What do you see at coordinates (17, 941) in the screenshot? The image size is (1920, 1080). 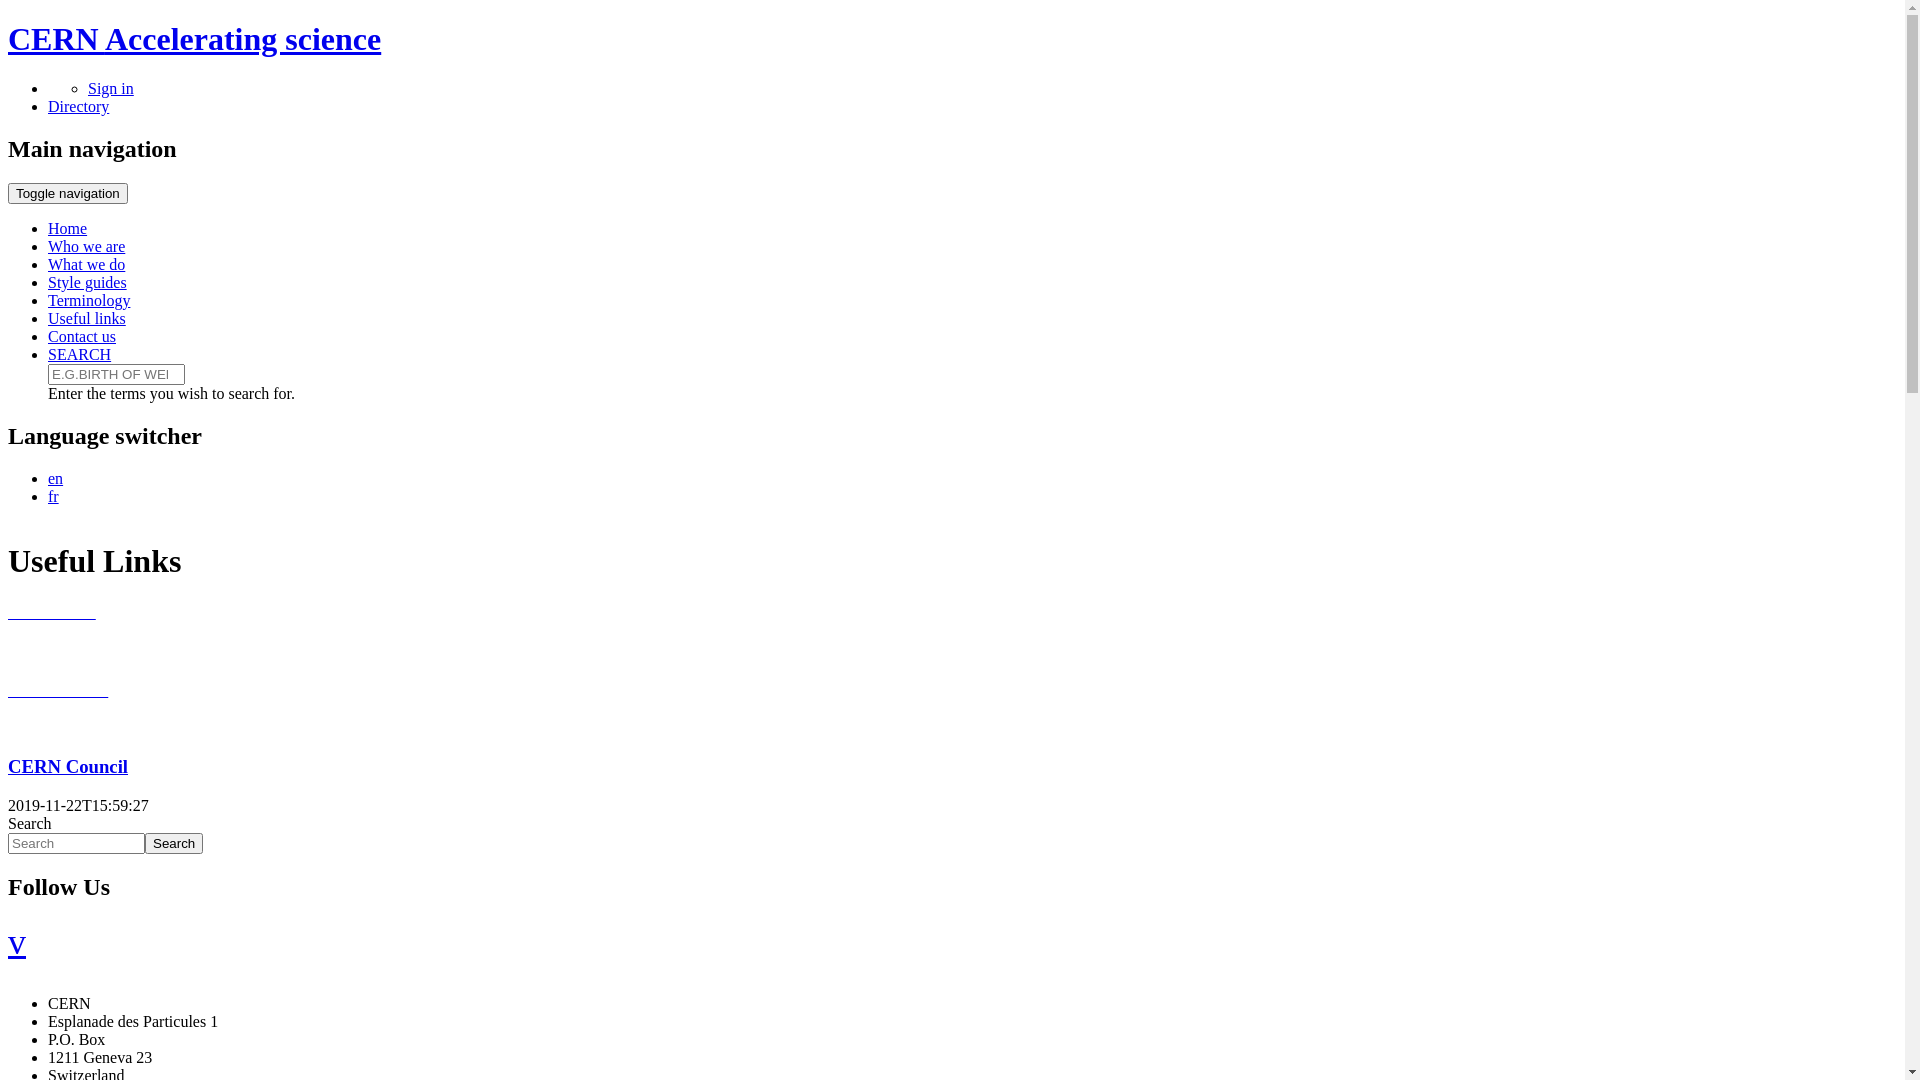 I see `'v'` at bounding box center [17, 941].